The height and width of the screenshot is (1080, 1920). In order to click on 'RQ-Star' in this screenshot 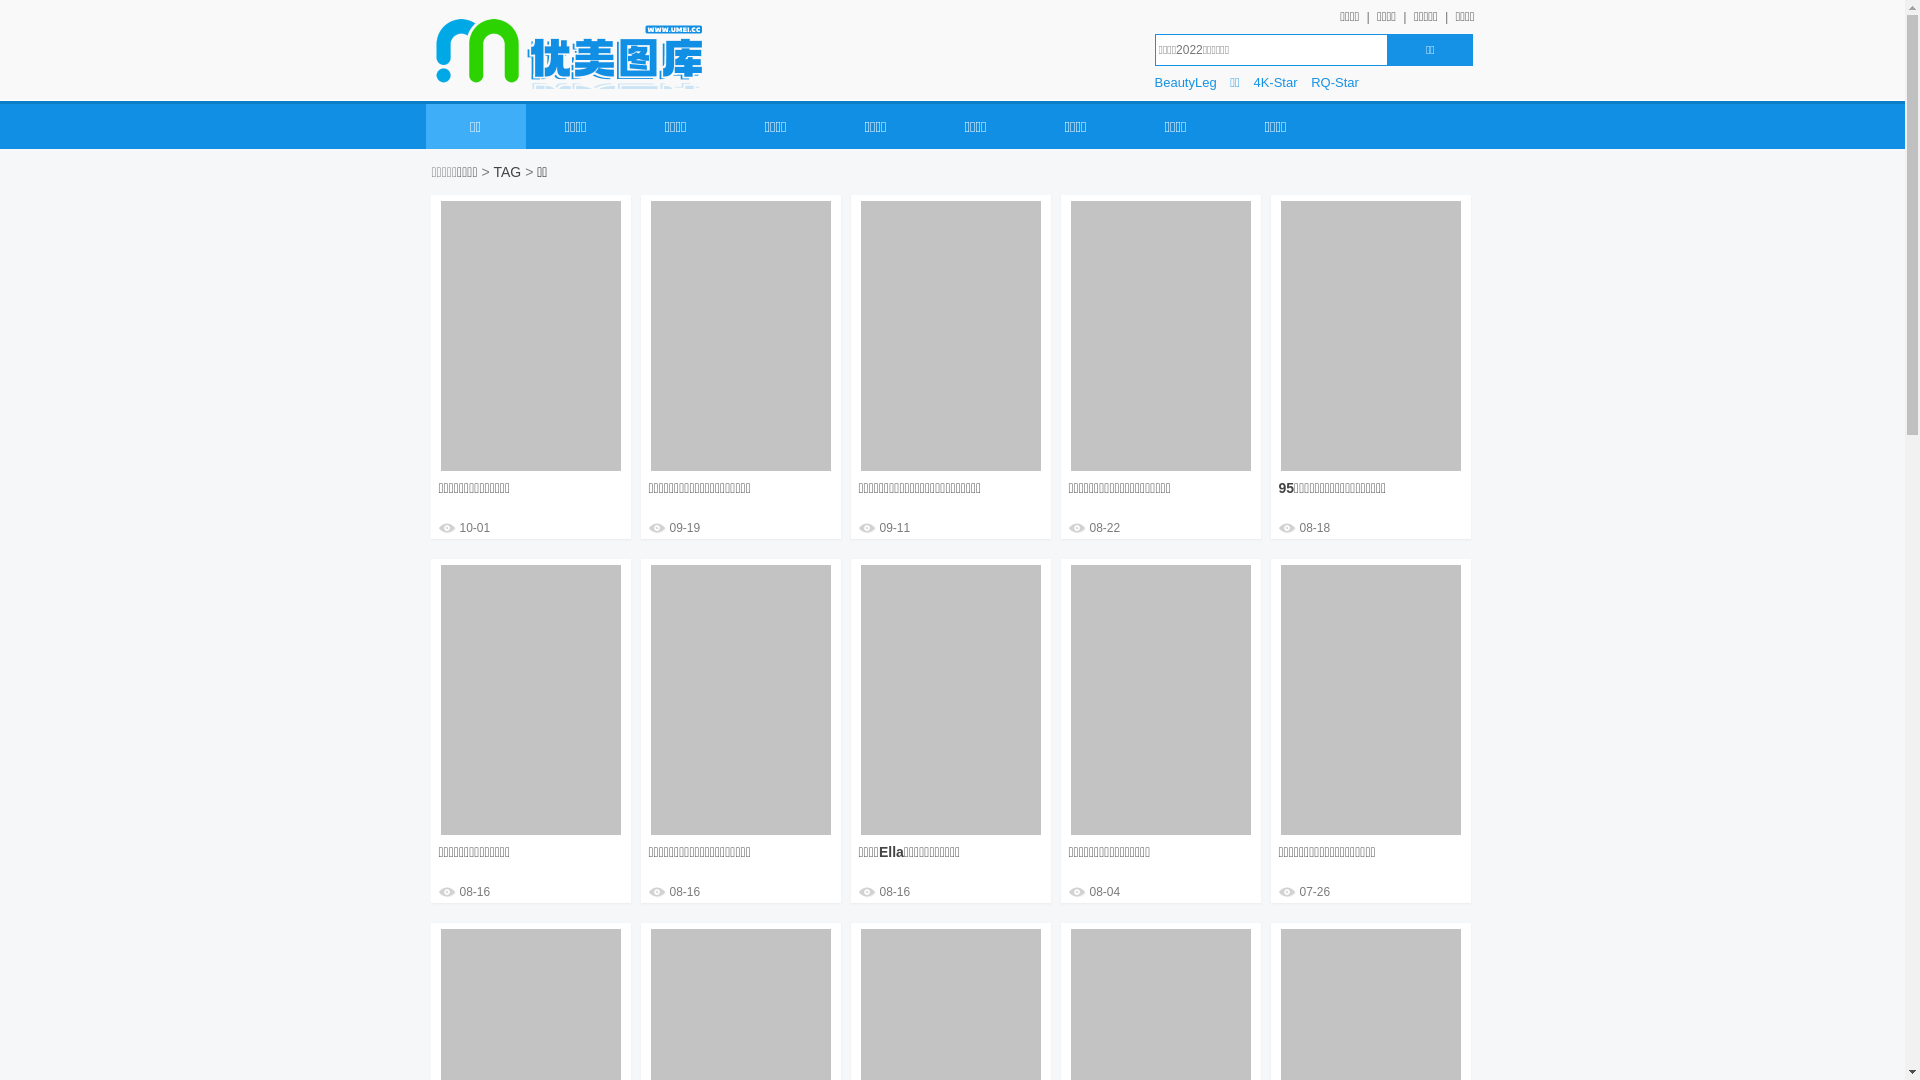, I will do `click(1310, 82)`.